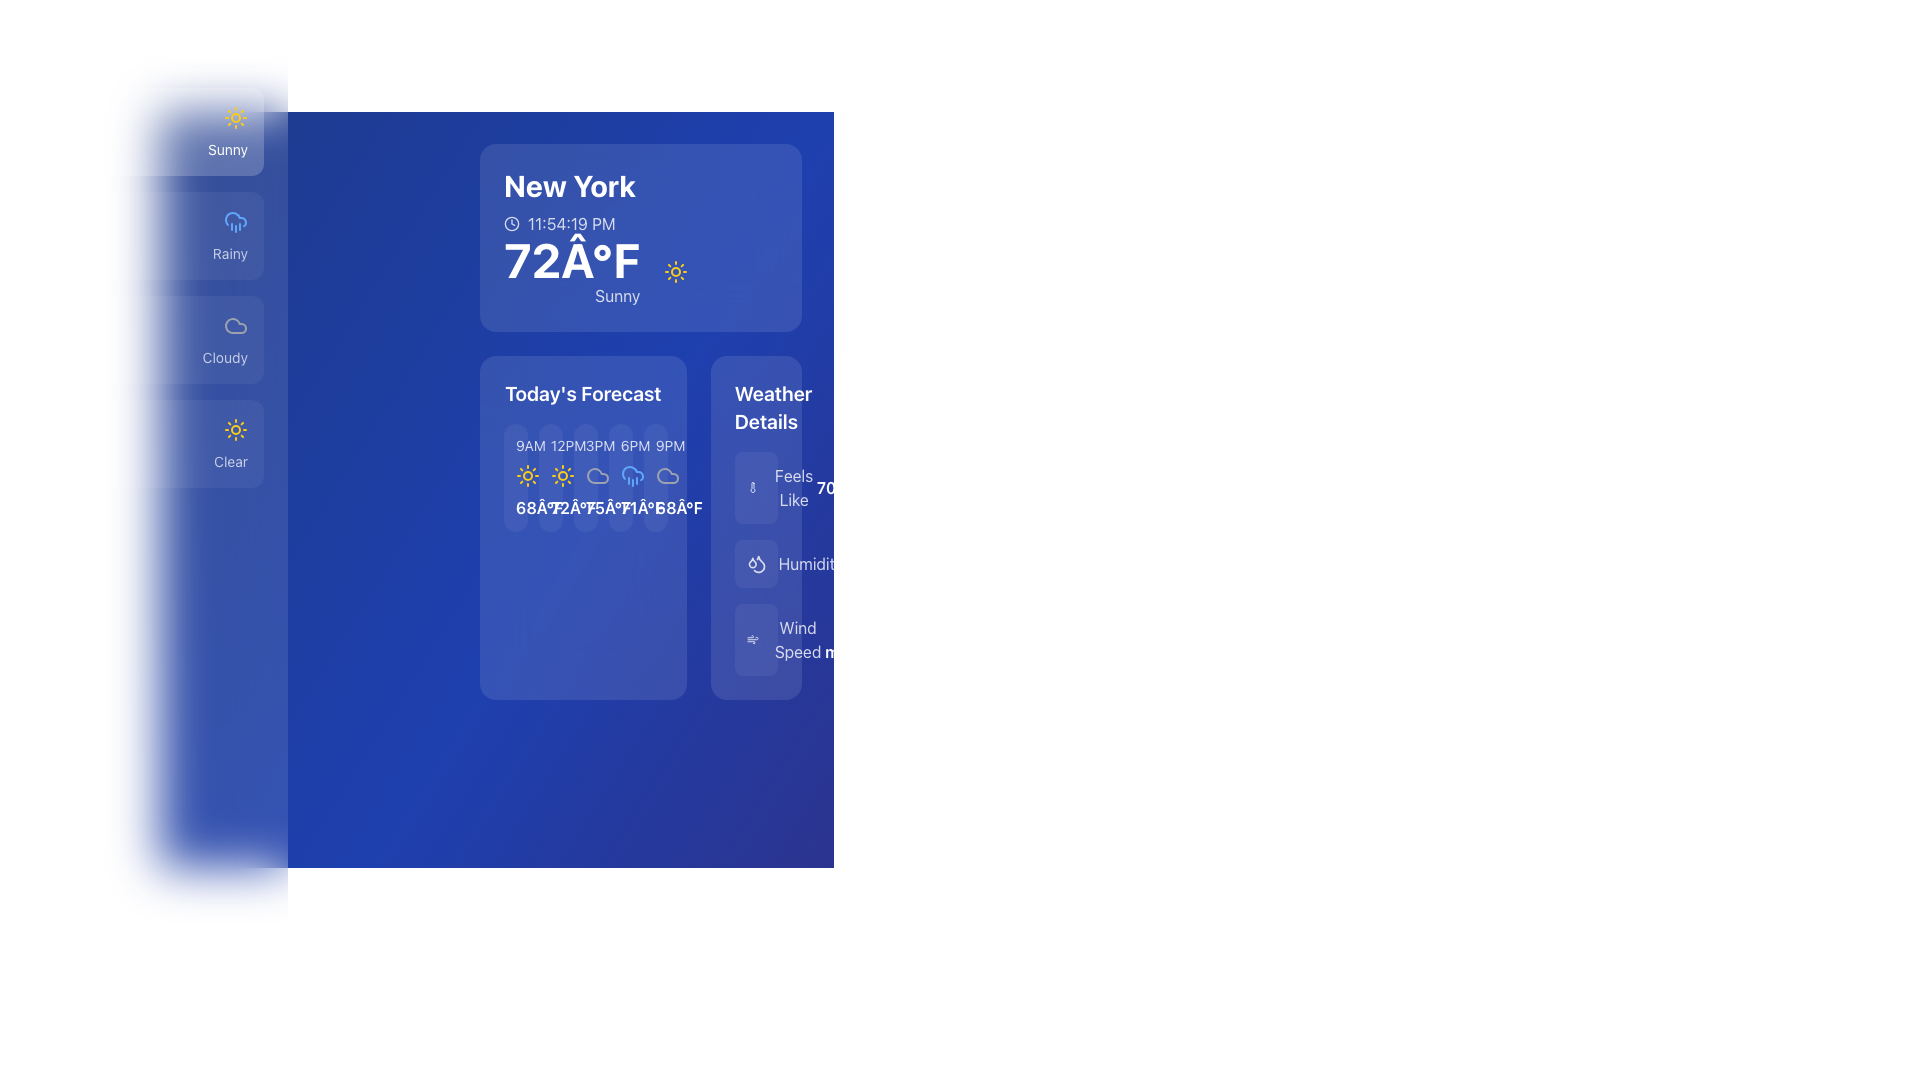 This screenshot has width=1920, height=1080. What do you see at coordinates (755, 488) in the screenshot?
I see `the temperature icon located in the 'Weather Details' section, which is the first icon to the left of the 'Feels Like' label` at bounding box center [755, 488].